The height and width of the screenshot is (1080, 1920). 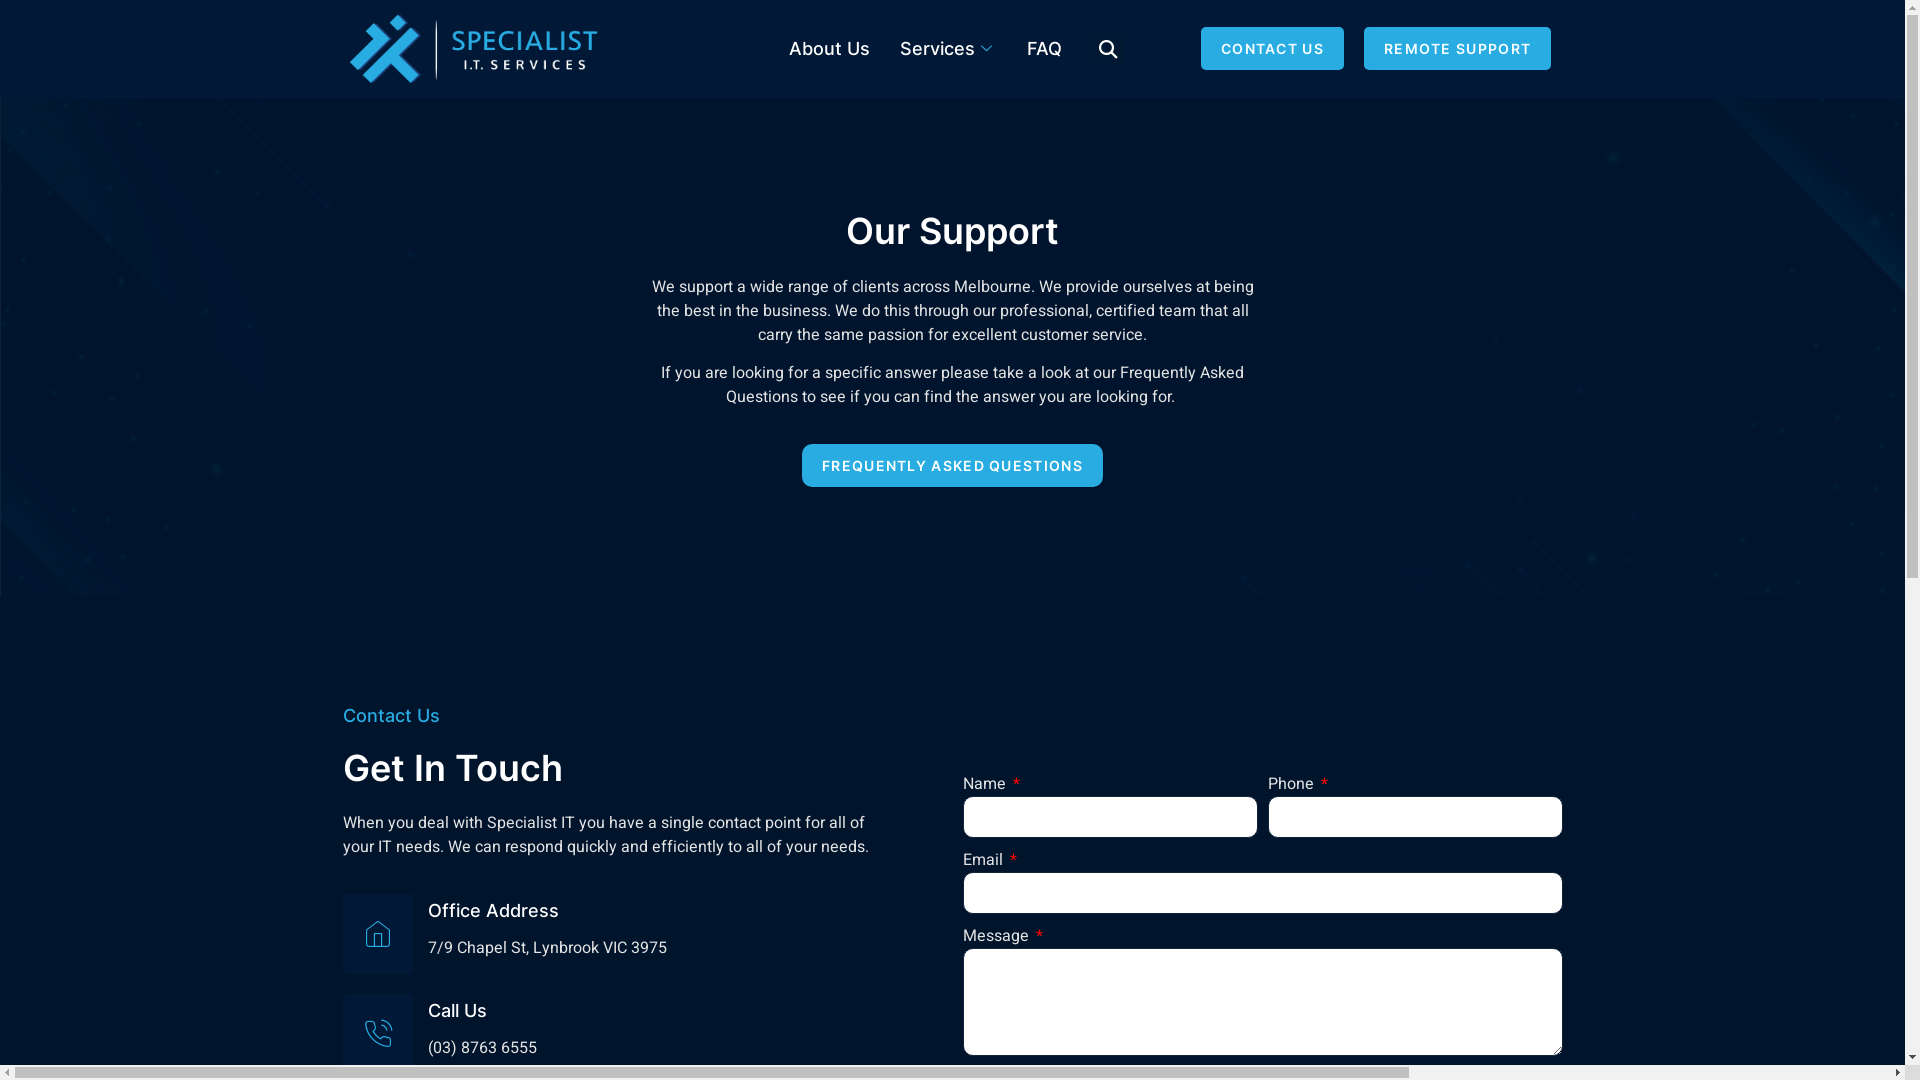 I want to click on 'FAQ', so click(x=1043, y=48).